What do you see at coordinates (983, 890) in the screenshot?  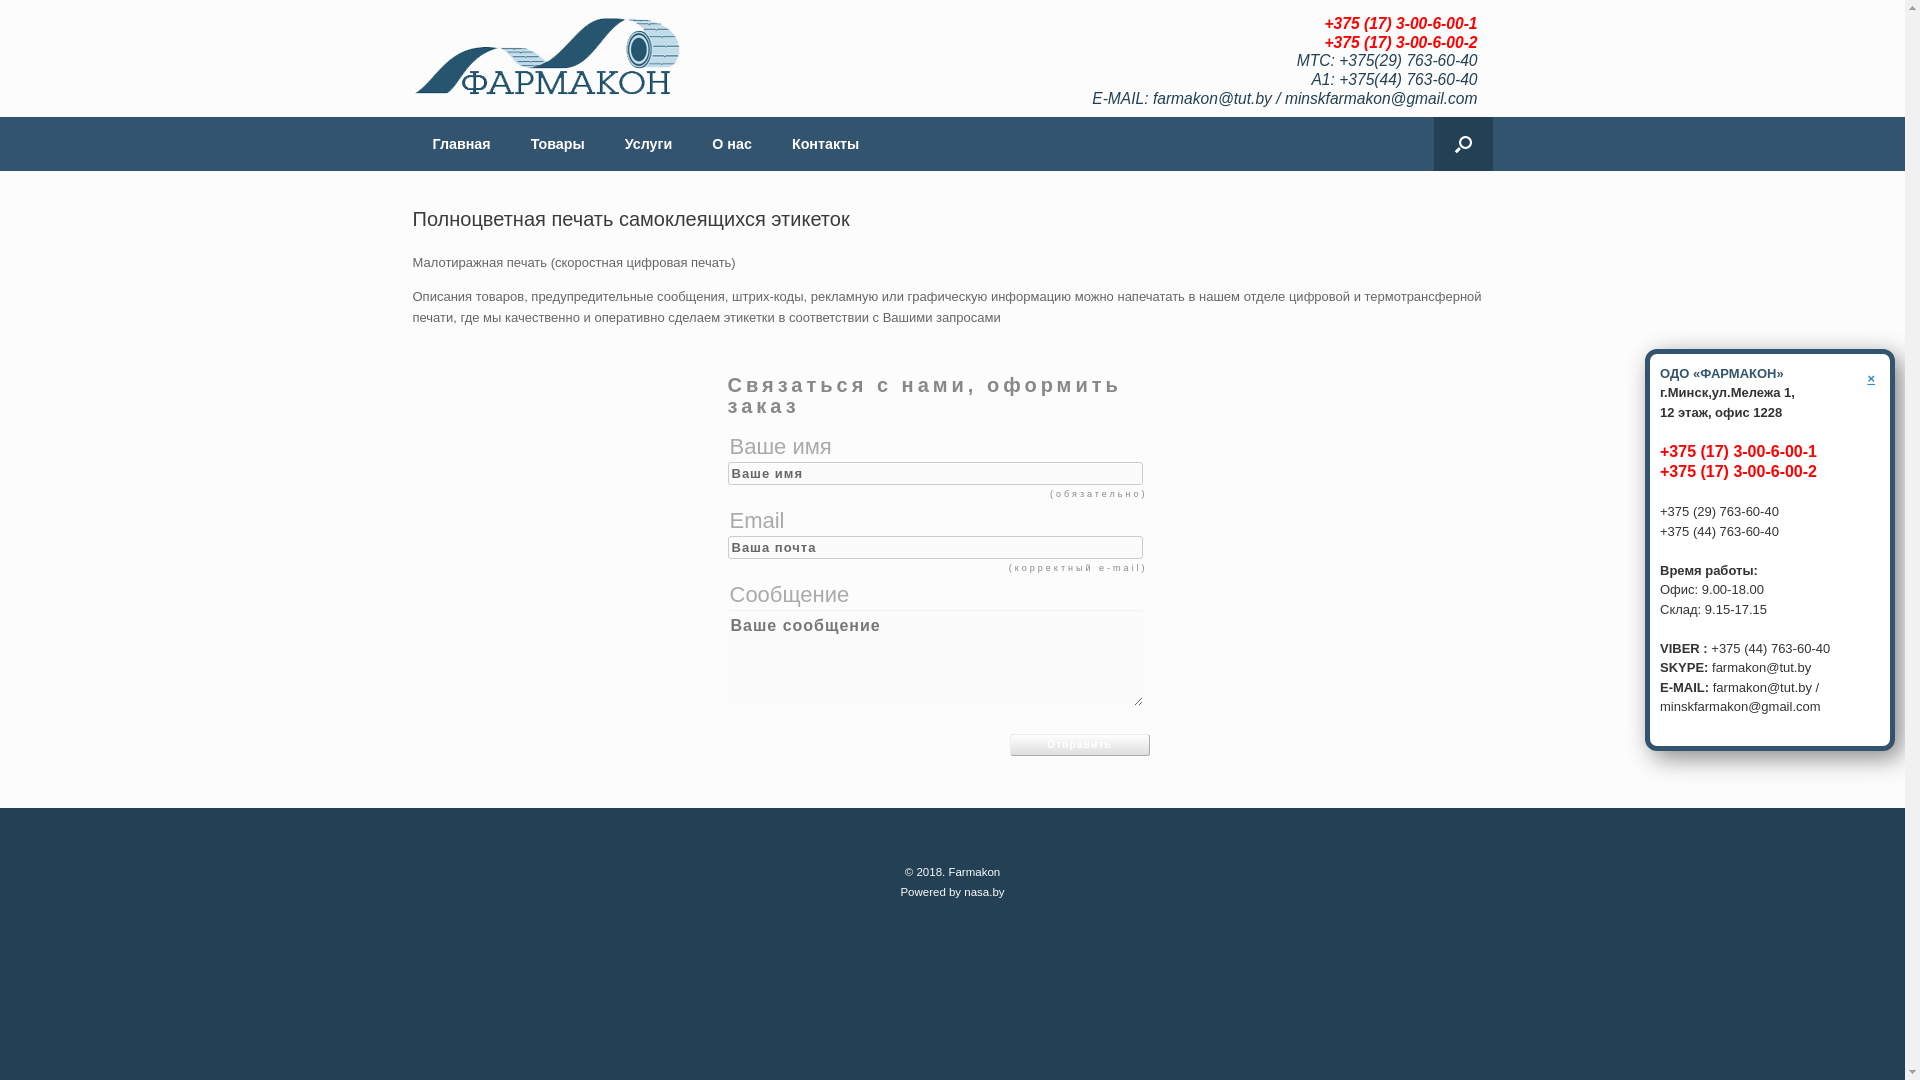 I see `'nasa.by'` at bounding box center [983, 890].